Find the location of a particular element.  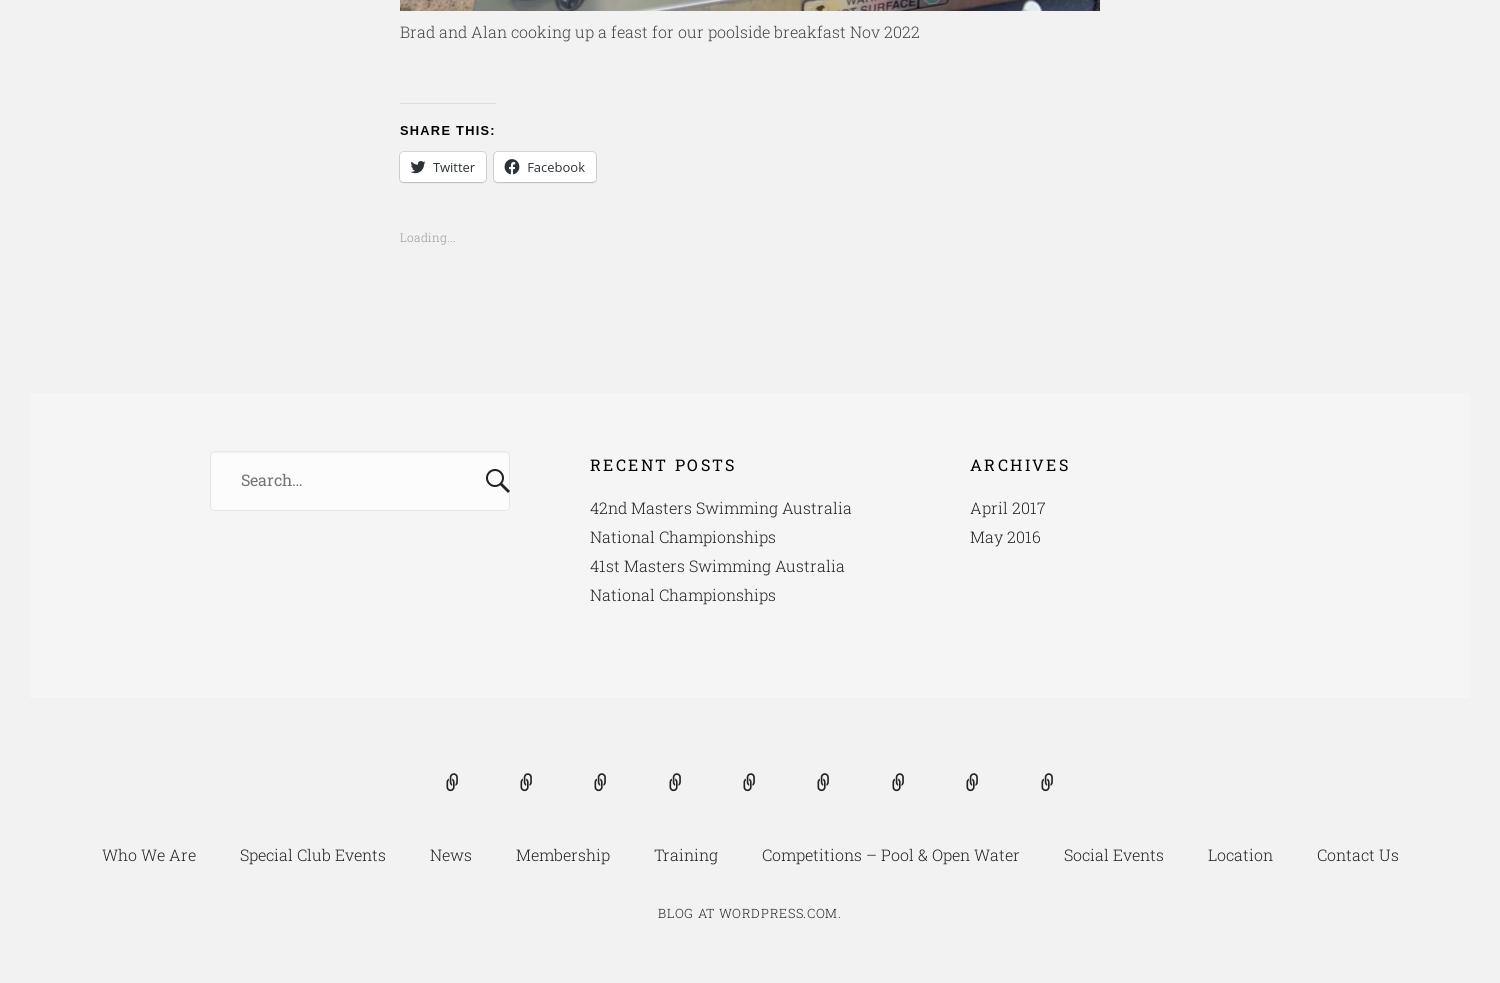

'Blog at WordPress.com.' is located at coordinates (748, 913).